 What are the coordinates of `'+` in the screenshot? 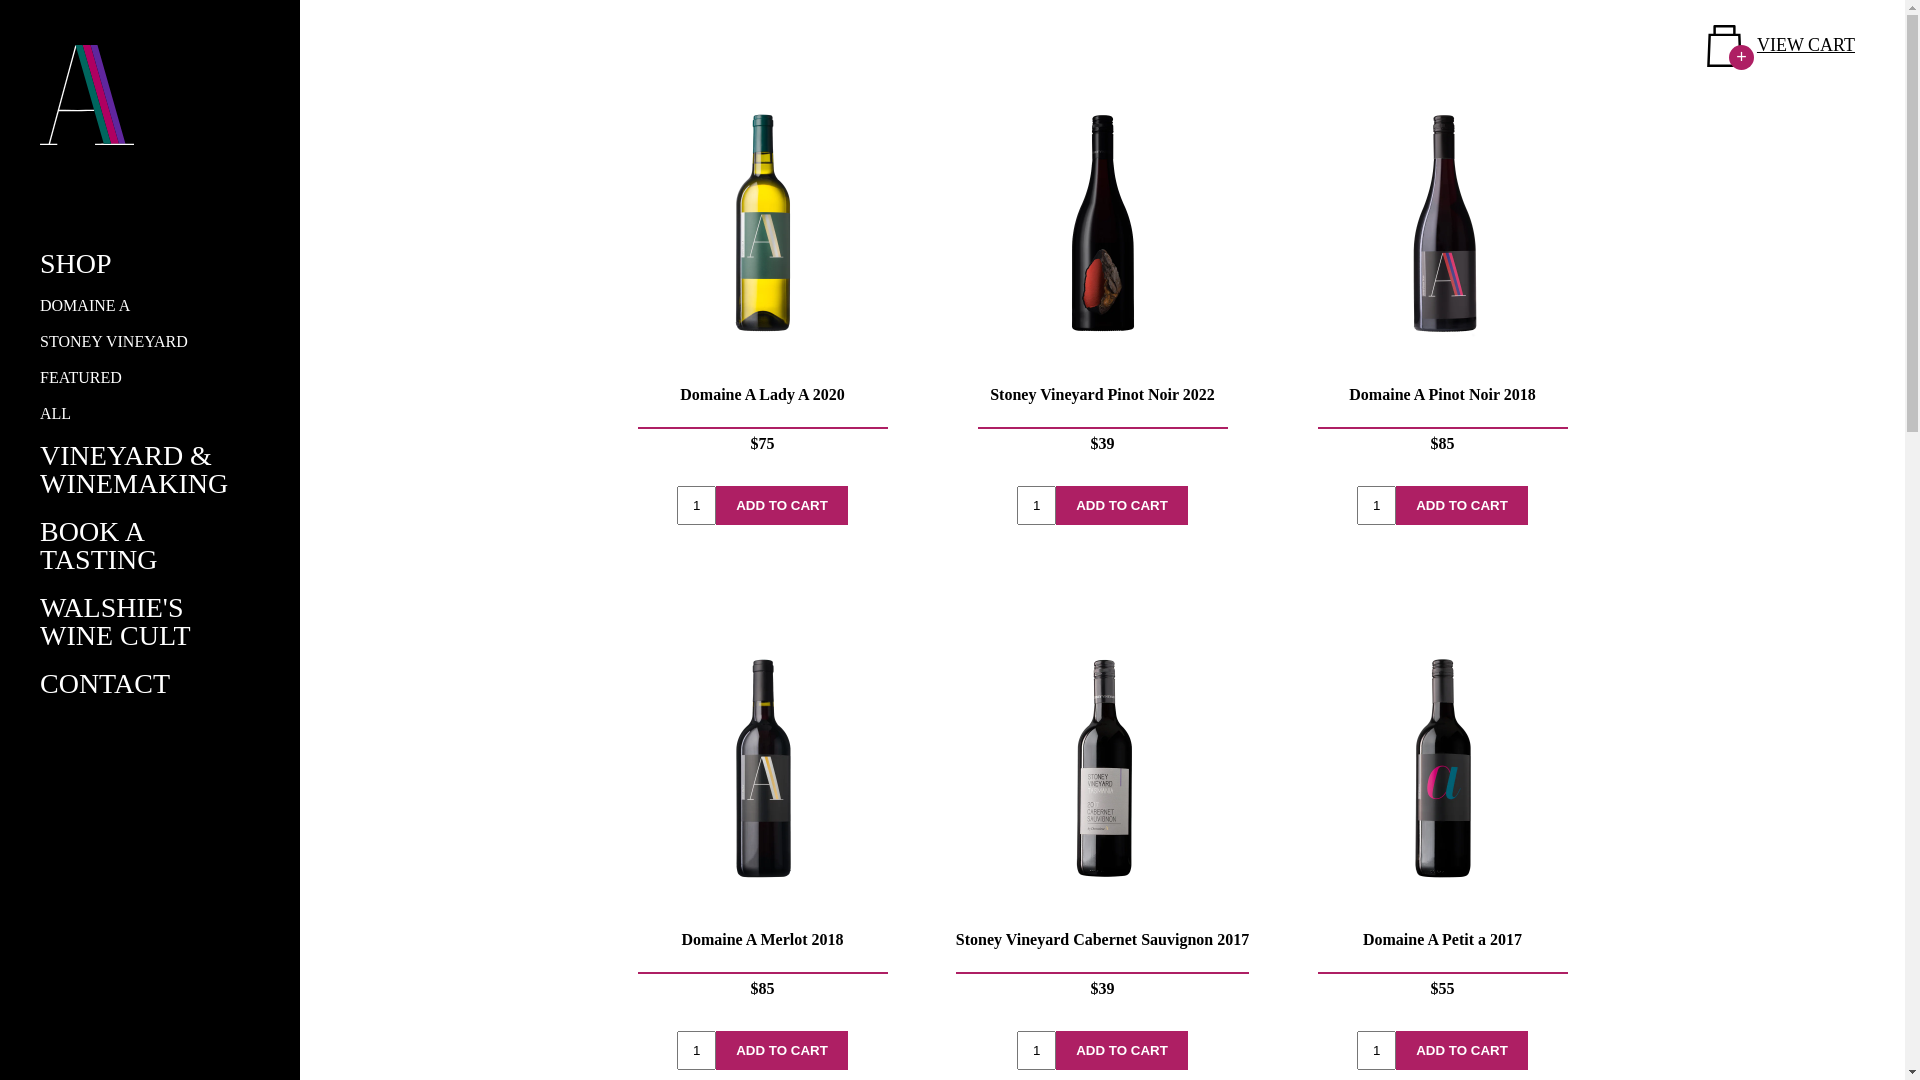 It's located at (1780, 45).